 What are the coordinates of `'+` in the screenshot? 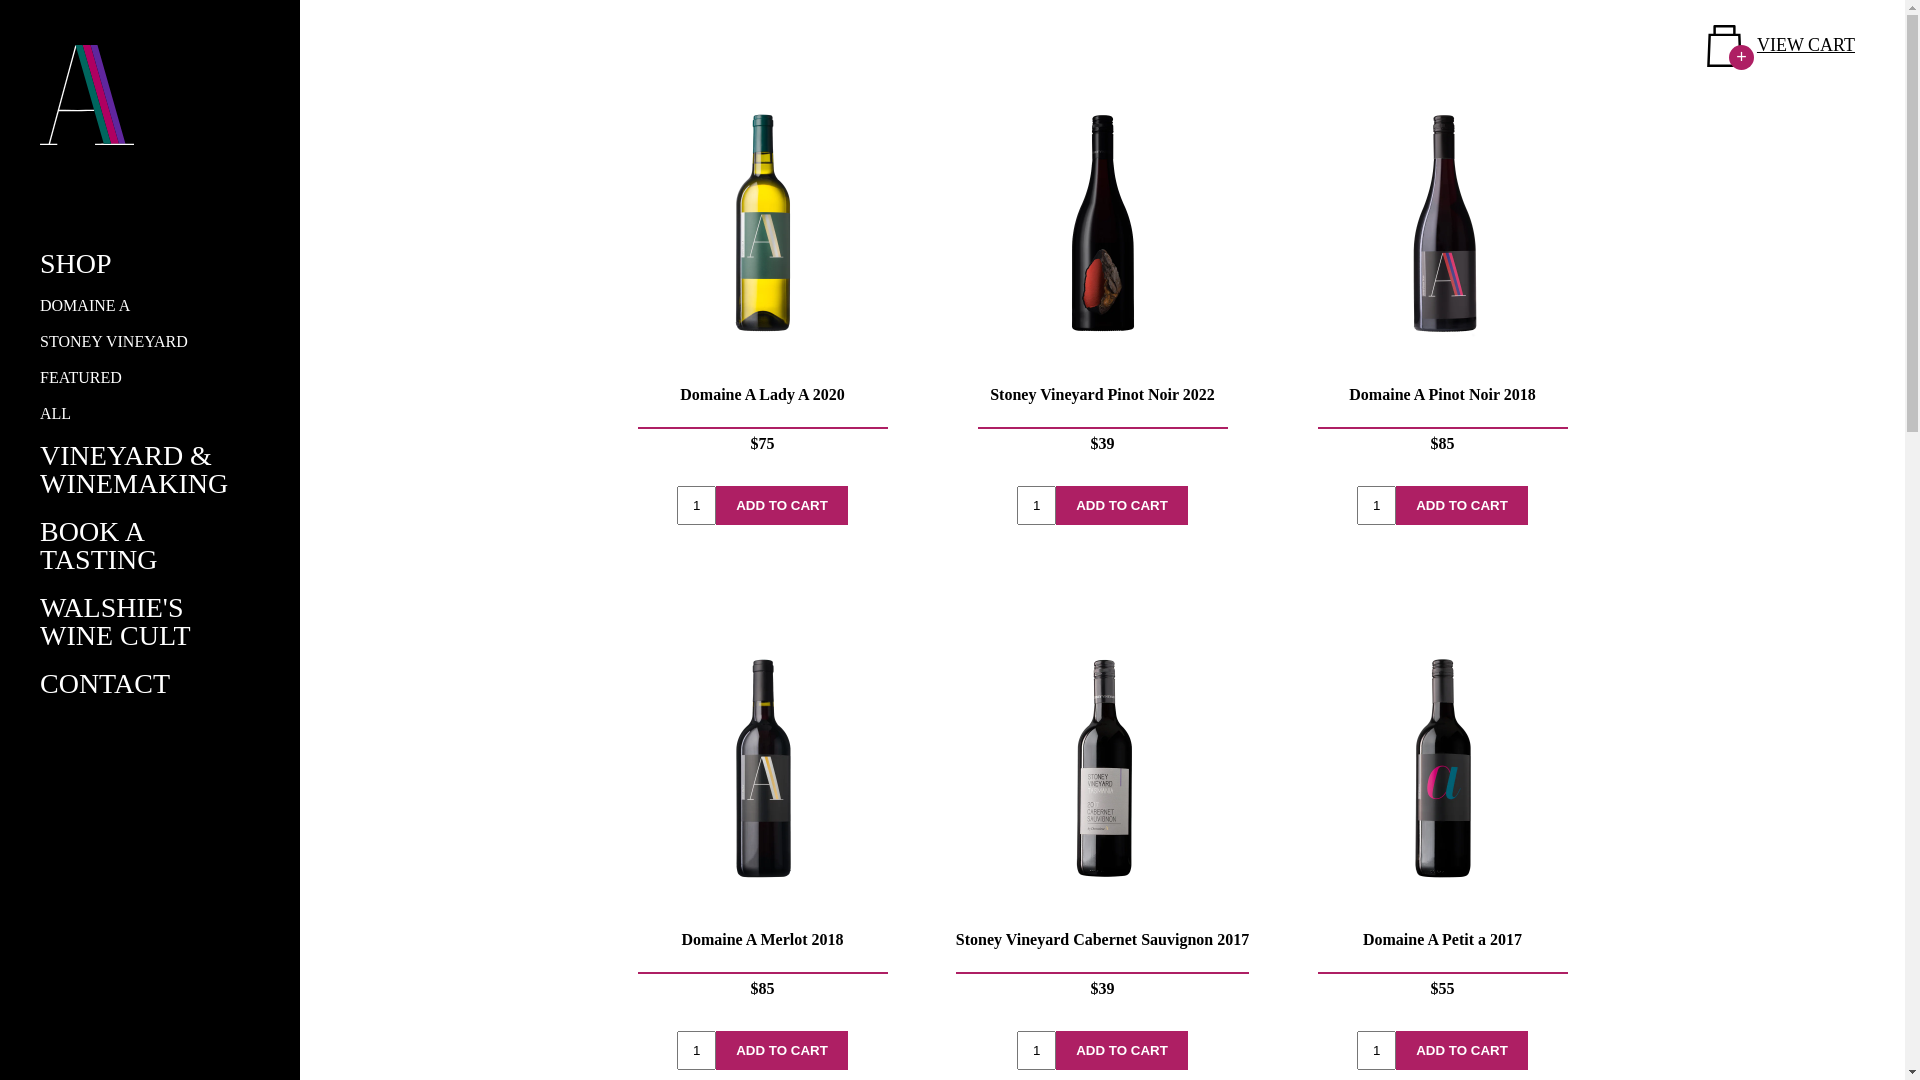 It's located at (1780, 45).